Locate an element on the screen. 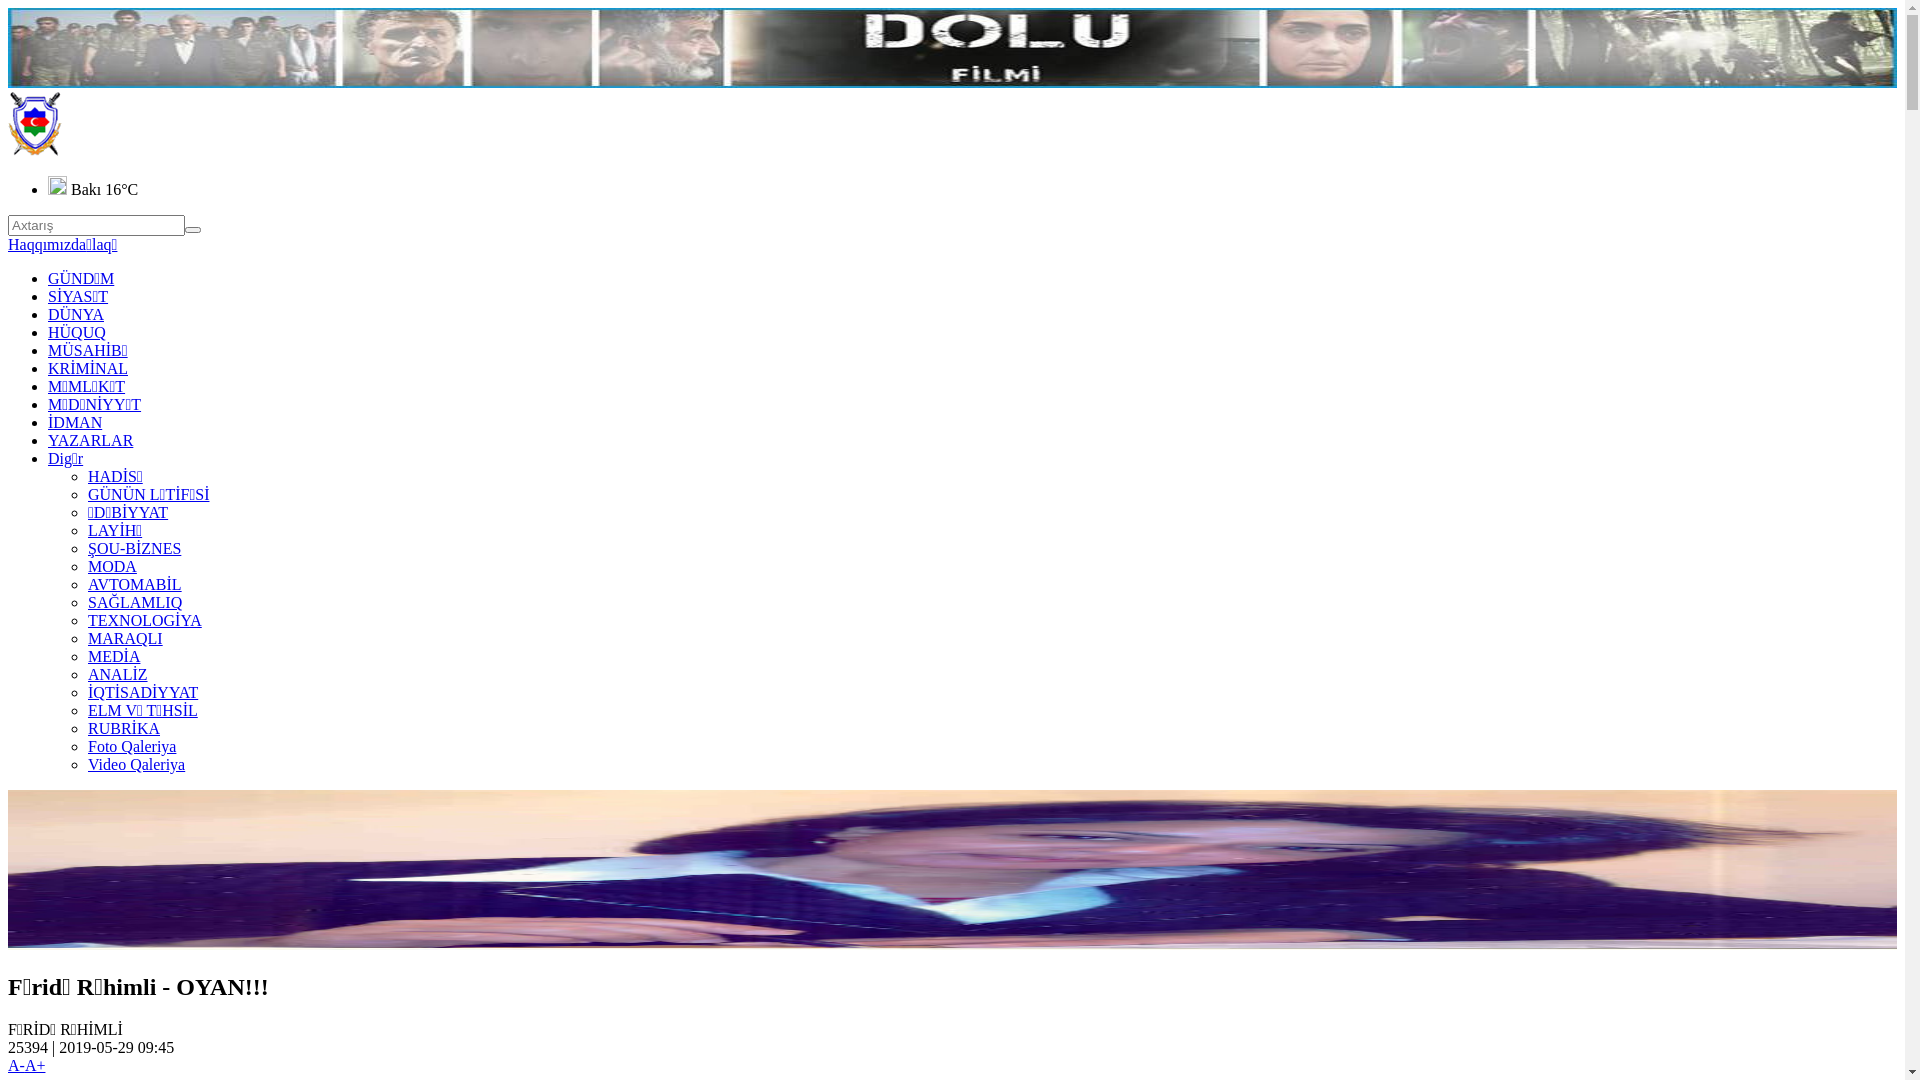 The height and width of the screenshot is (1080, 1920). 'MODA' is located at coordinates (111, 566).